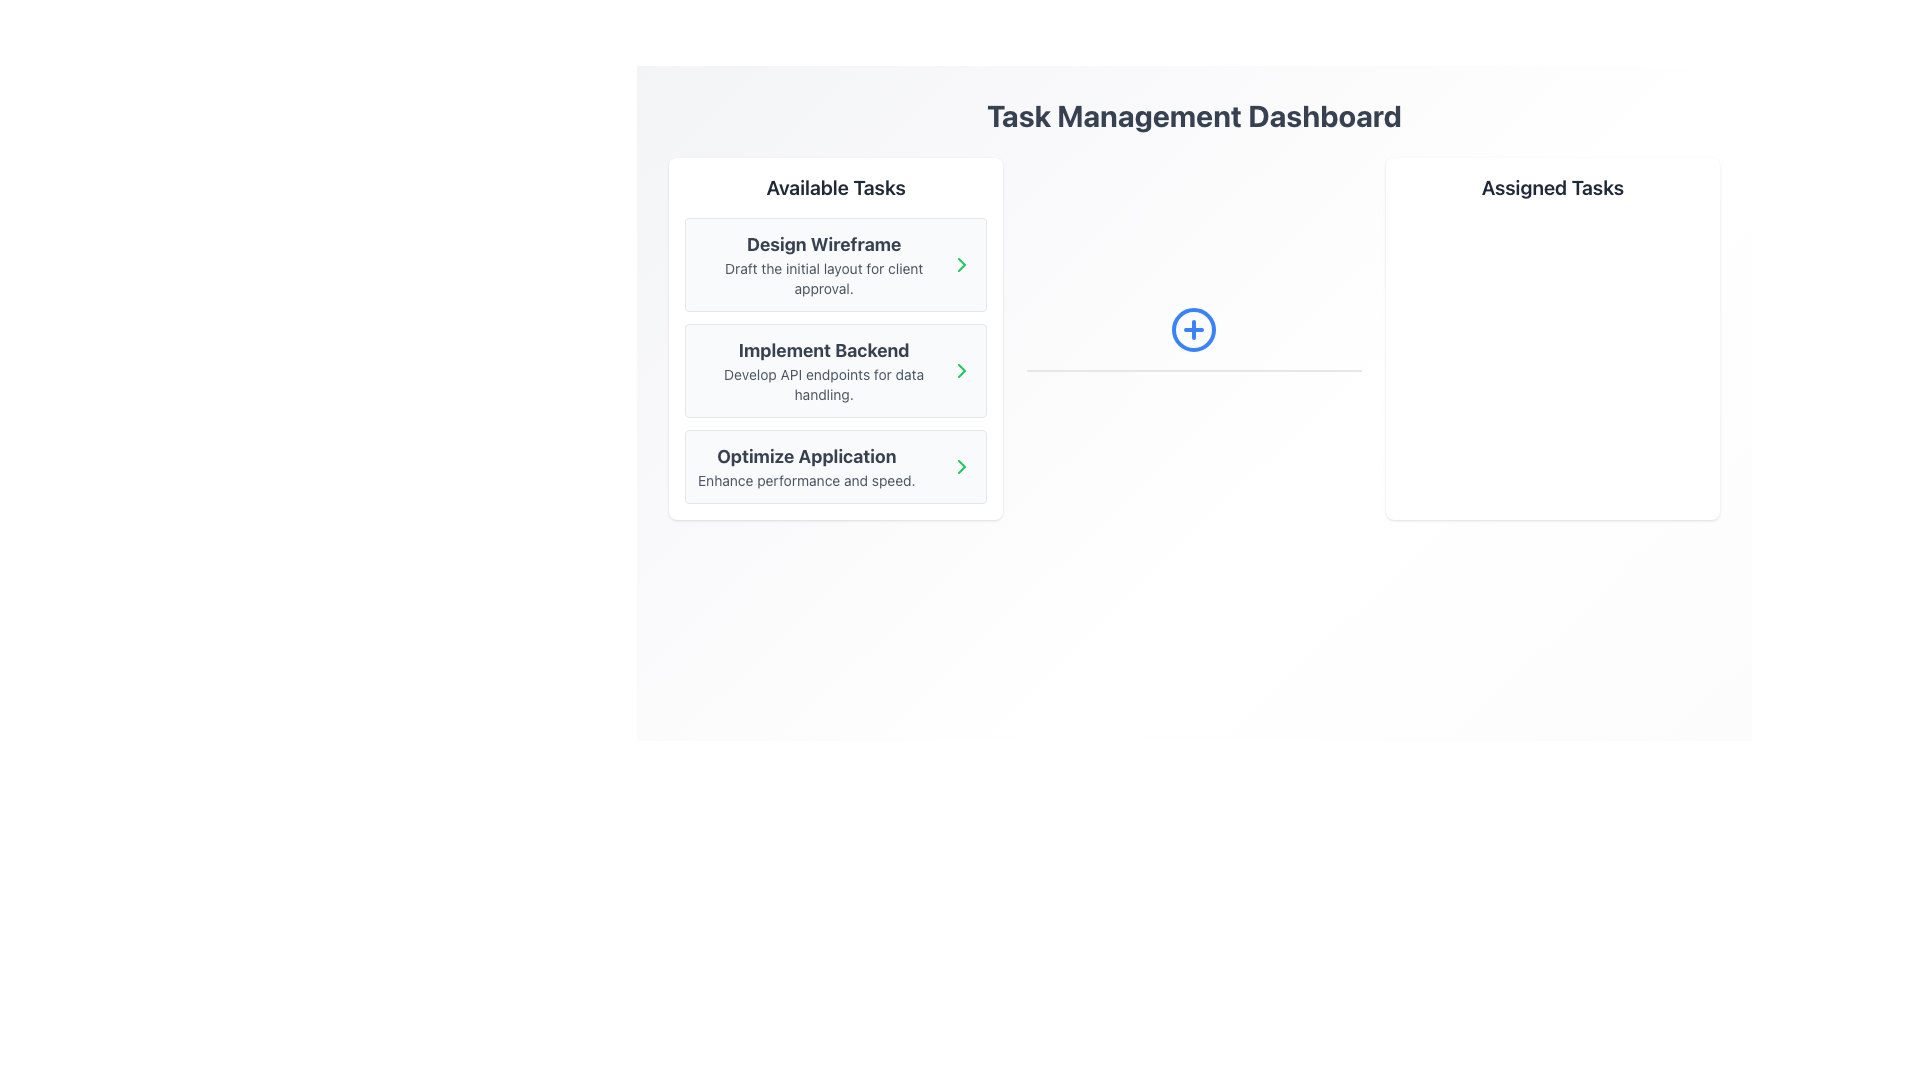 Image resolution: width=1920 pixels, height=1080 pixels. I want to click on the task item labeled 'Implement Backend' in the 'Available Tasks' section, so click(824, 370).